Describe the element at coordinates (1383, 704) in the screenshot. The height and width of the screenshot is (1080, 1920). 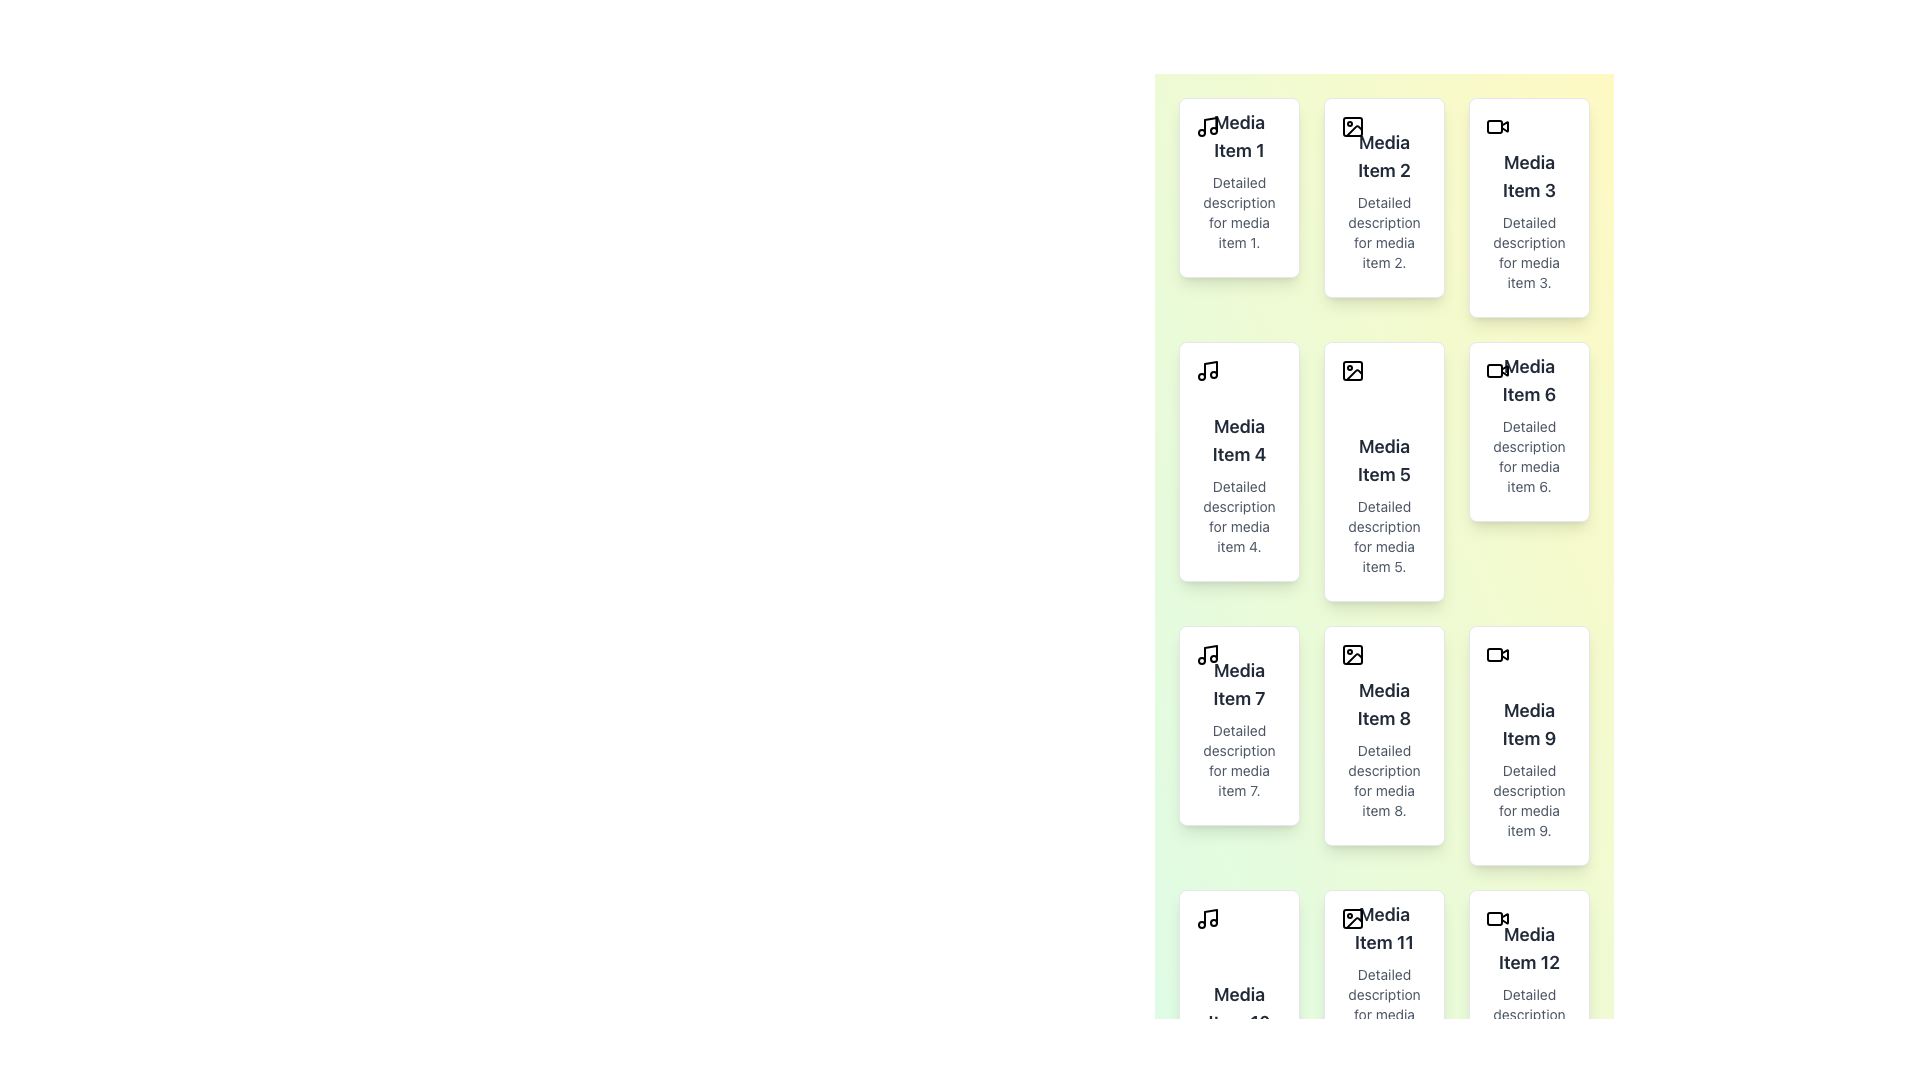
I see `the text label that serves as the title of the media card located in the 3rd column of the 2nd row, above the description text` at that location.